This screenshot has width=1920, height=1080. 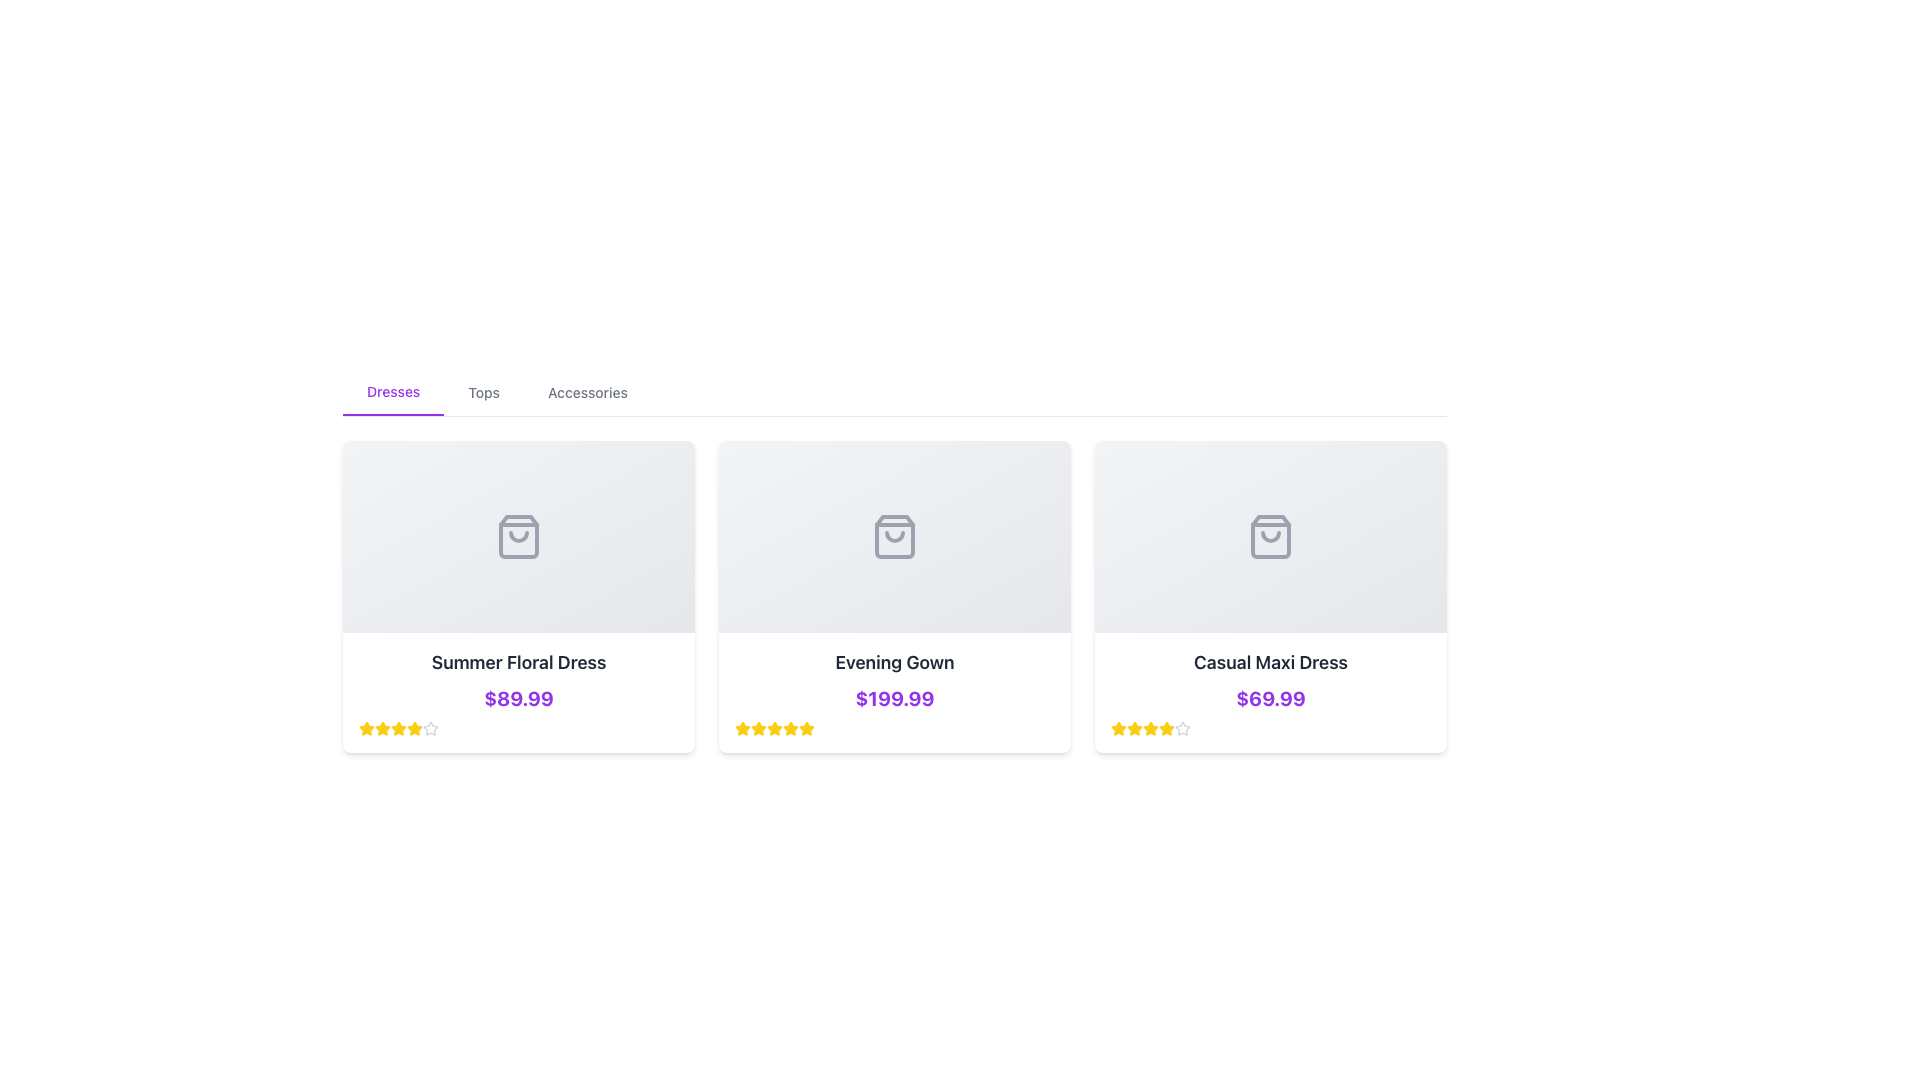 I want to click on the first star in the multi-star rating system for the 'Summer Floral Dress' priced at '$89.99', so click(x=366, y=729).